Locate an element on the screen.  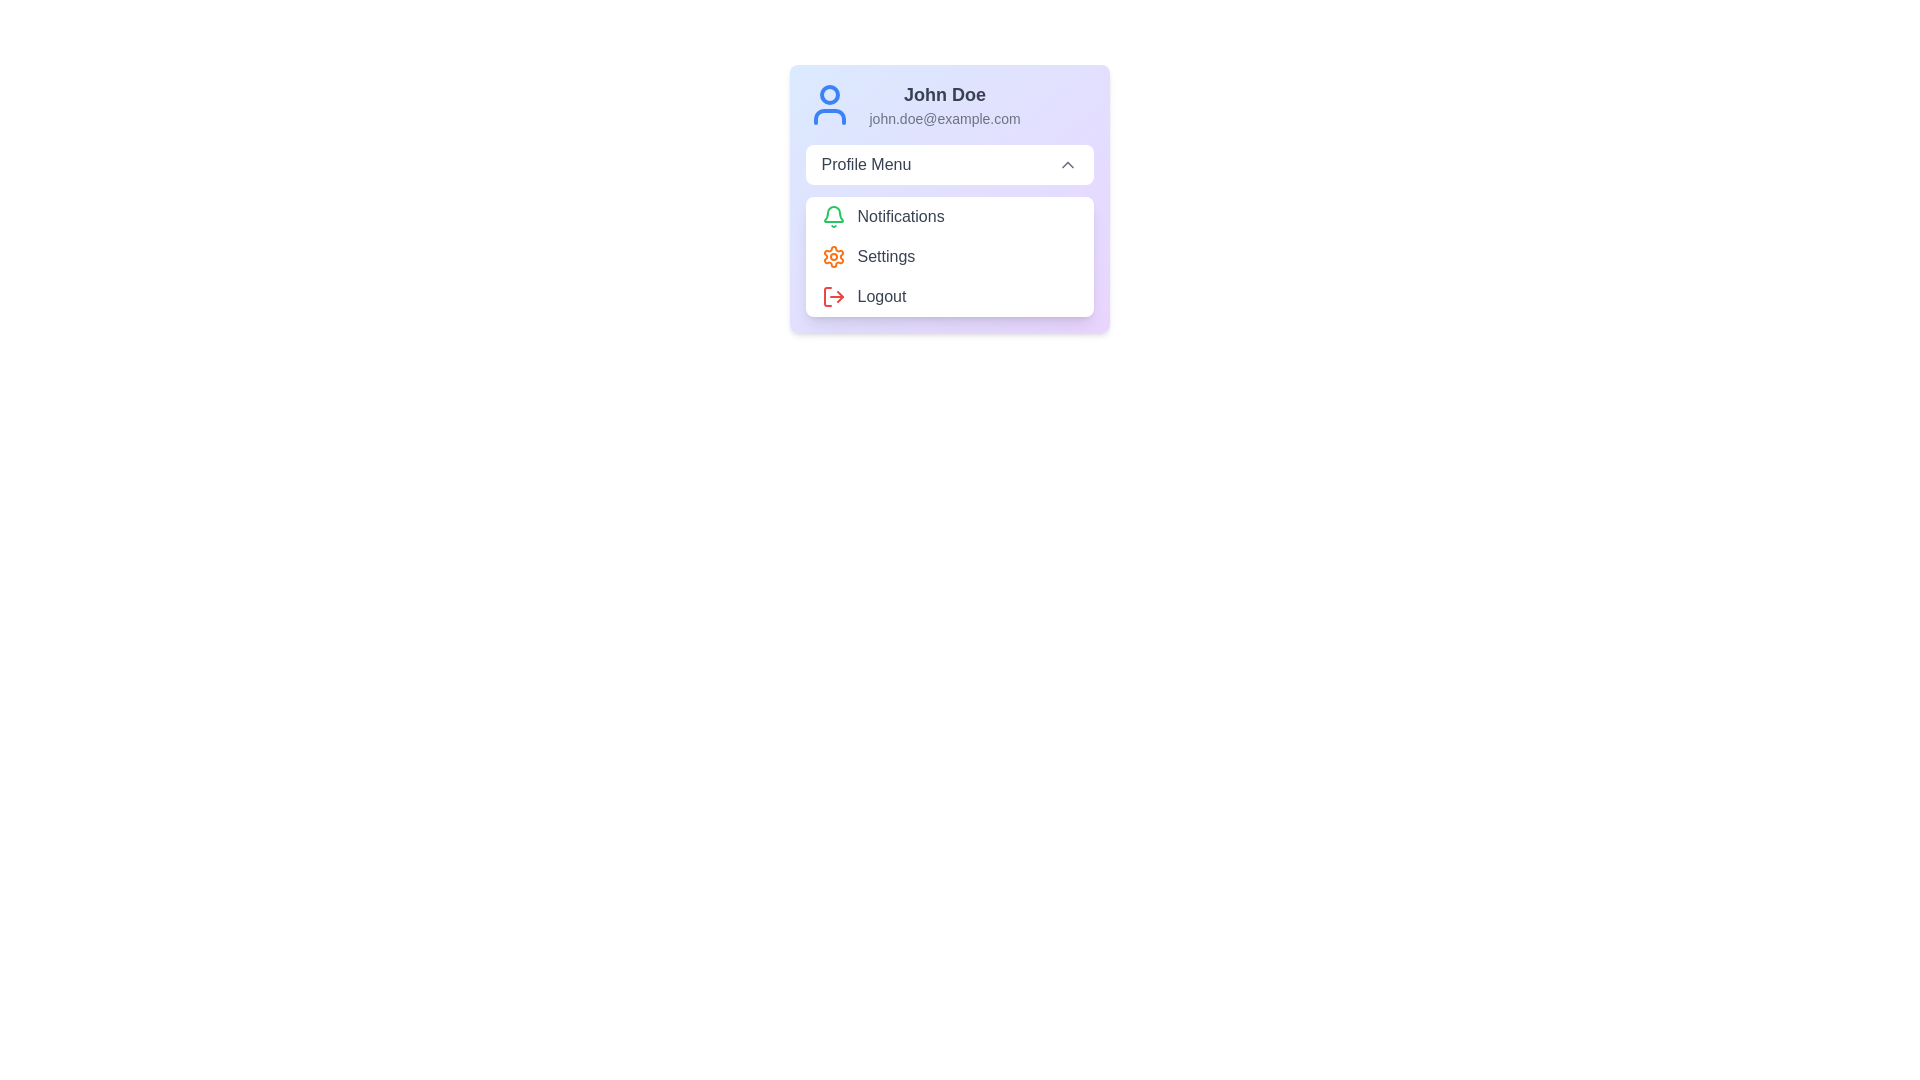
the 'Logout' menu item, which is the last item in a vertical dropdown menu styled in red with an arrow icon indicating exit is located at coordinates (948, 297).